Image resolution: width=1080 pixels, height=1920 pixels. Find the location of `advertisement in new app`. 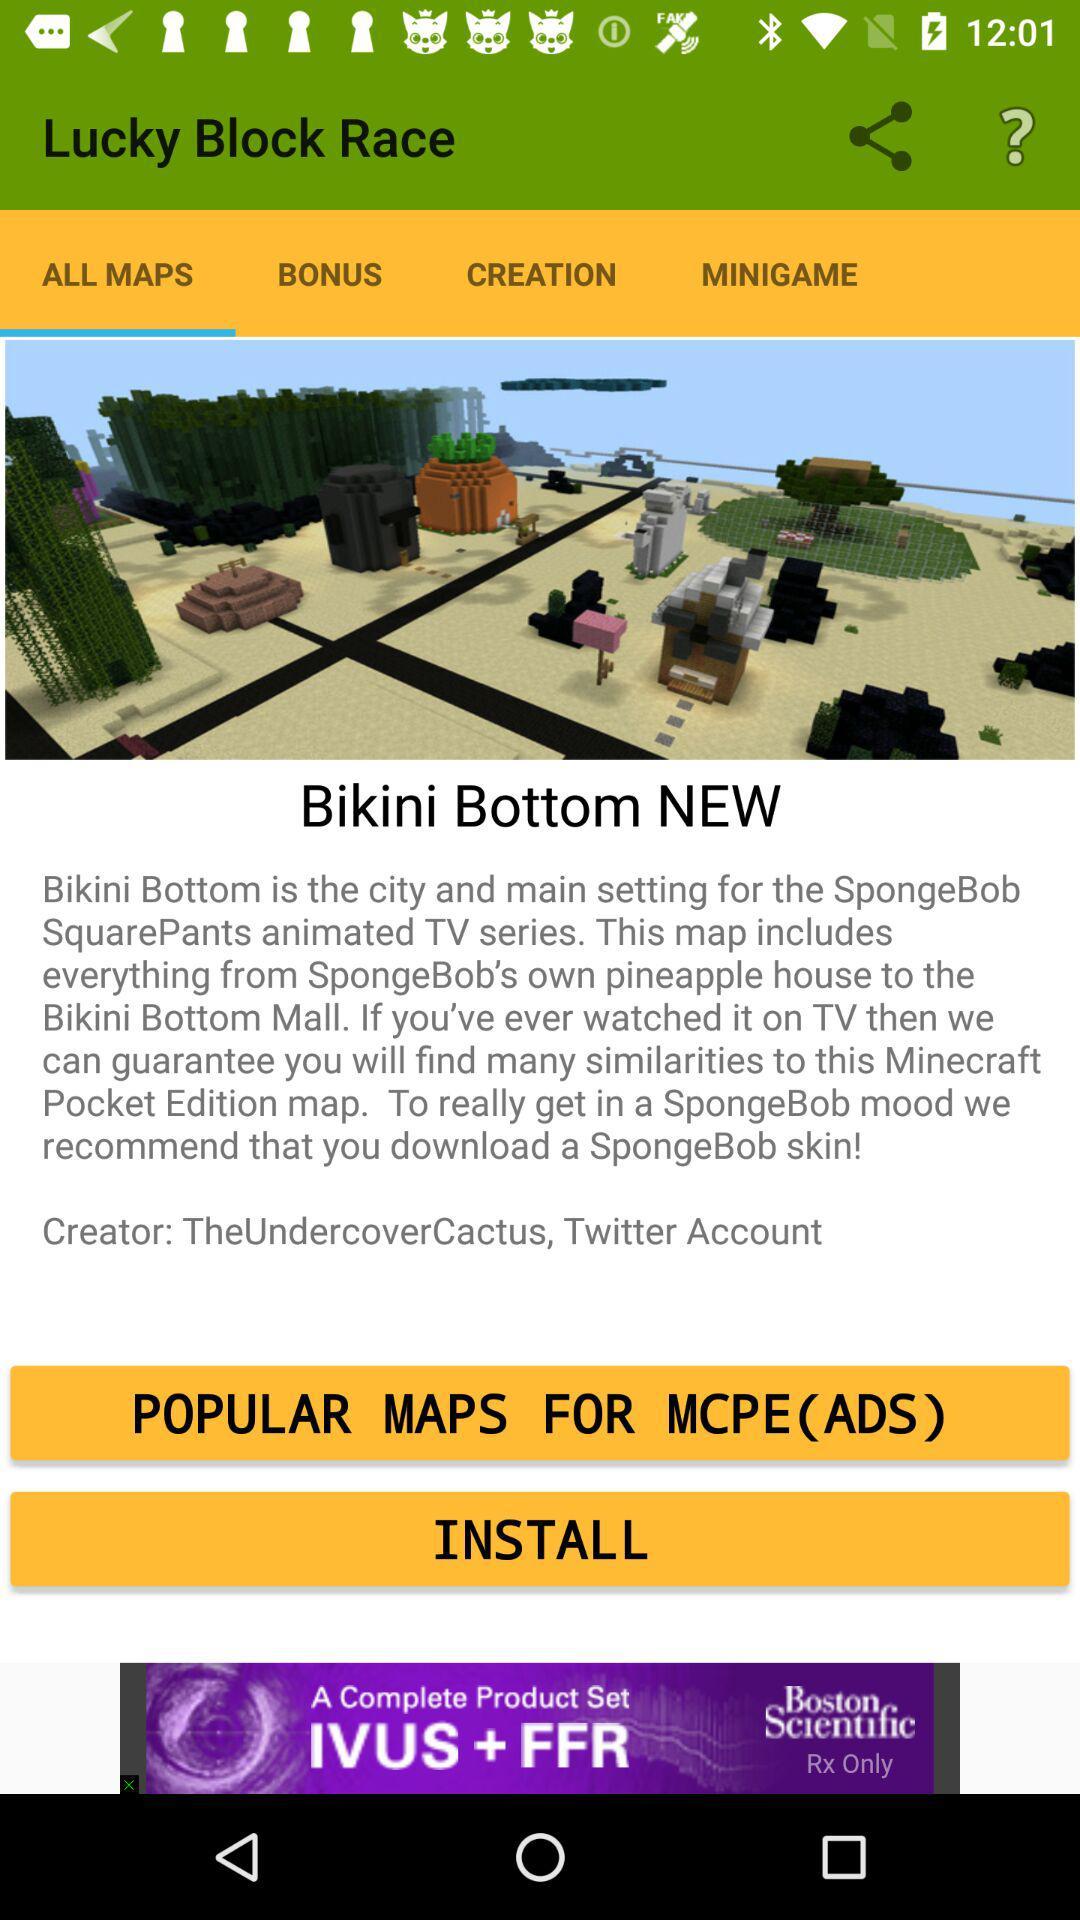

advertisement in new app is located at coordinates (540, 1727).